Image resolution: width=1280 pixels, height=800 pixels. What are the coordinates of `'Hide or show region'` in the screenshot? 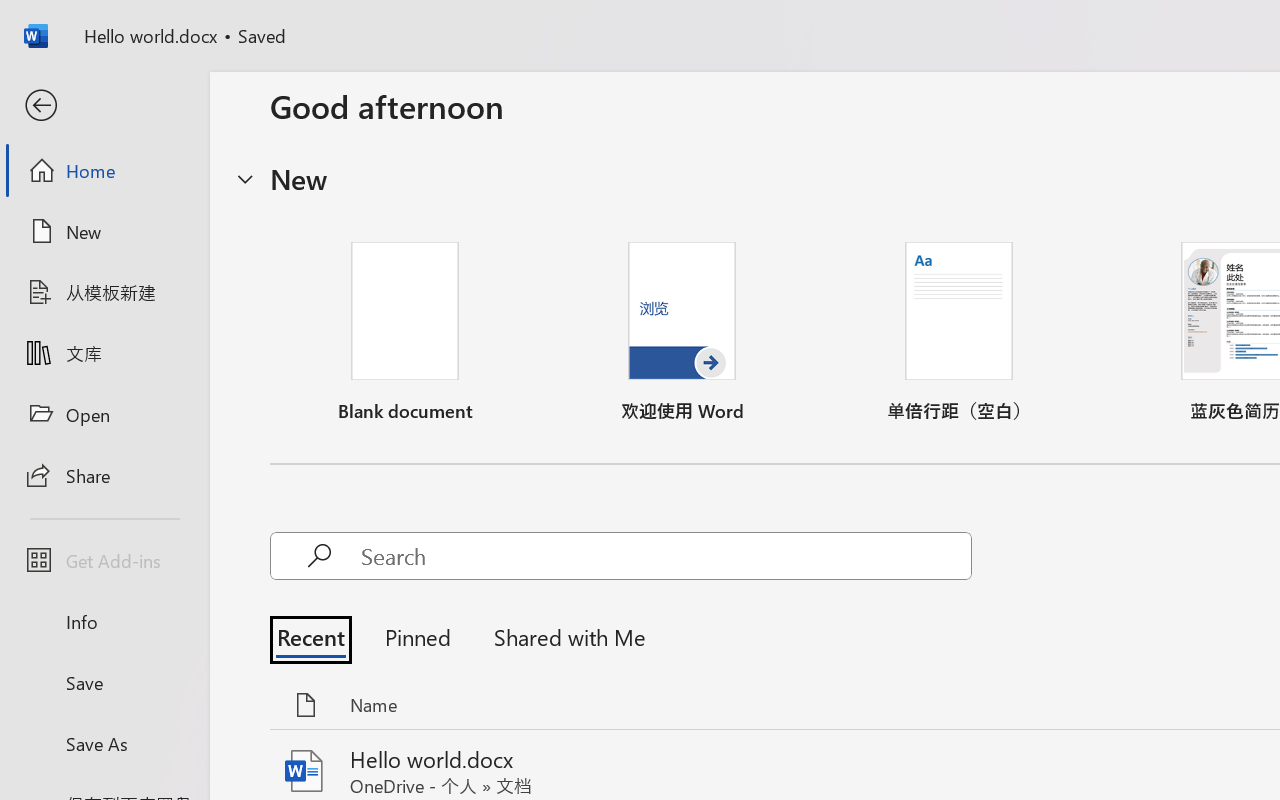 It's located at (244, 177).